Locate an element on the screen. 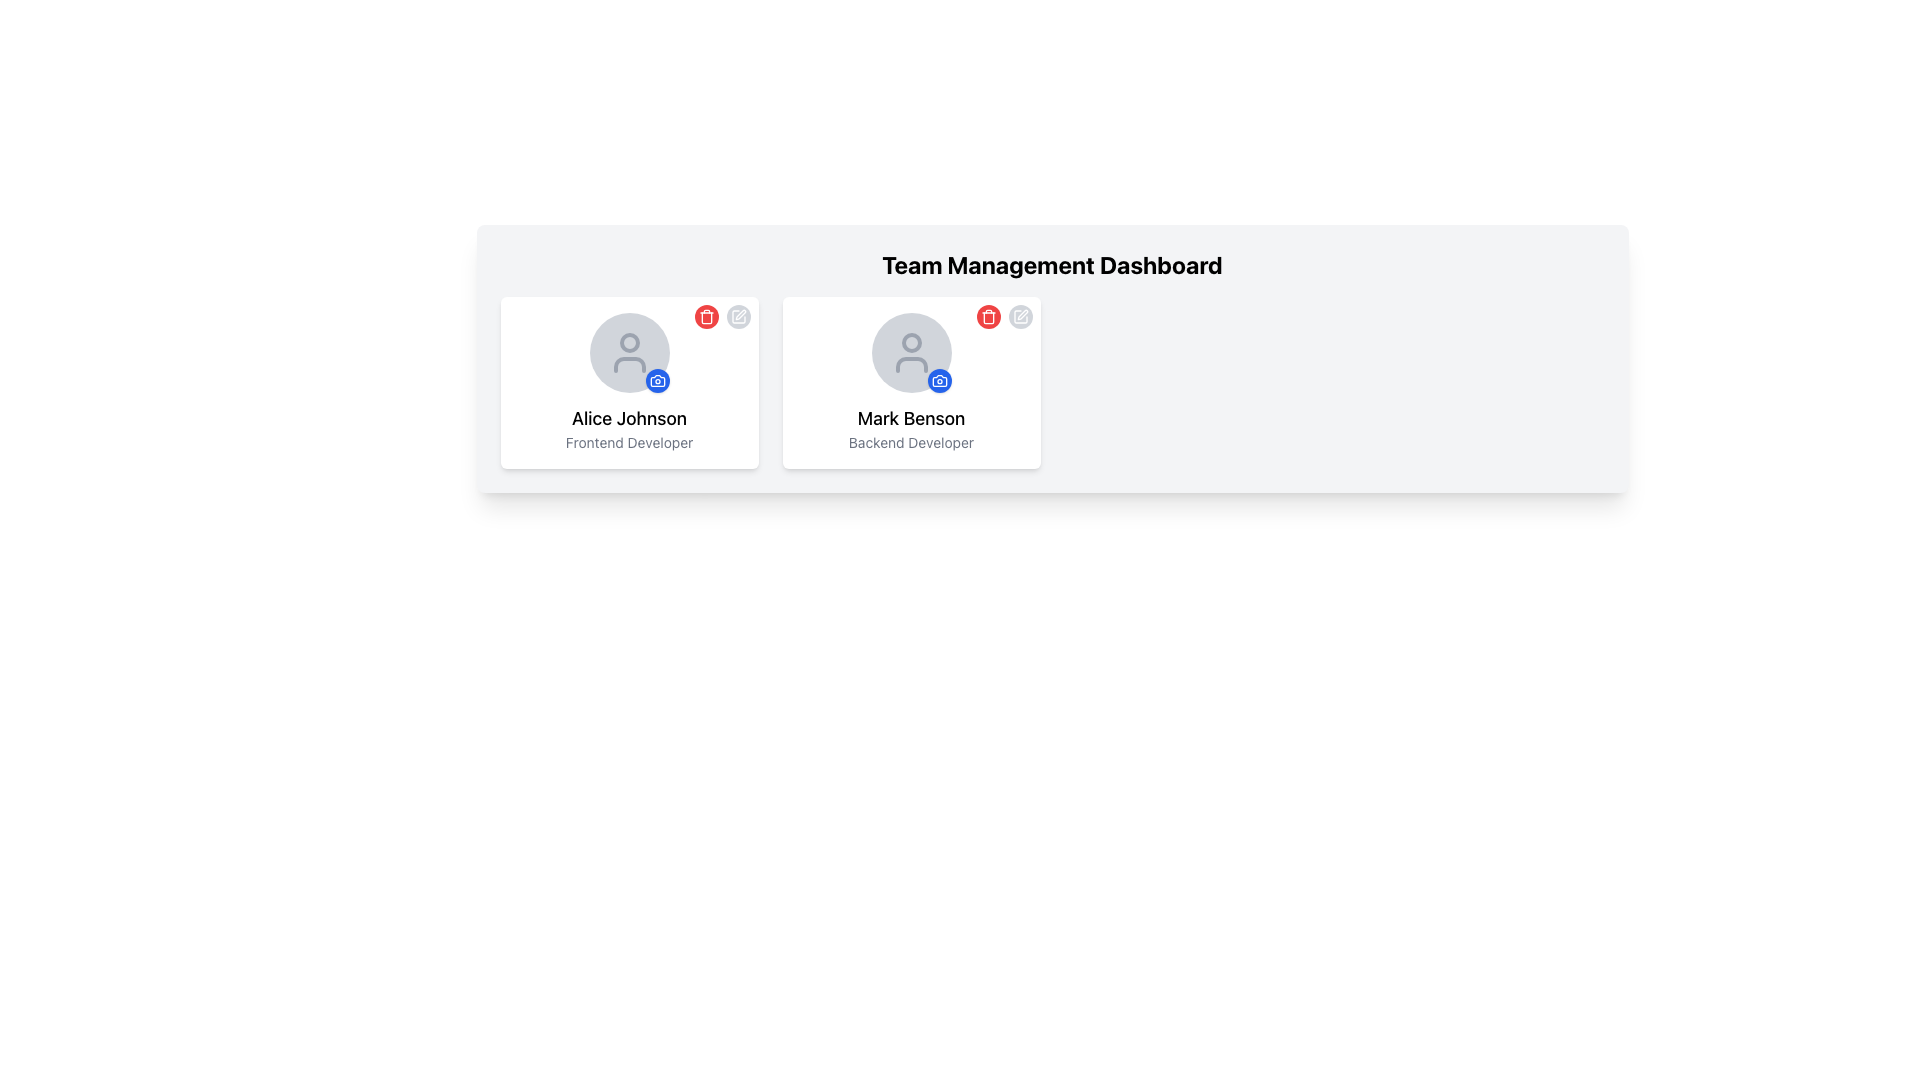  the gray circular shape located in the upper part of the right user card, representing the head area of the avatar icon for Mark Benson is located at coordinates (910, 342).